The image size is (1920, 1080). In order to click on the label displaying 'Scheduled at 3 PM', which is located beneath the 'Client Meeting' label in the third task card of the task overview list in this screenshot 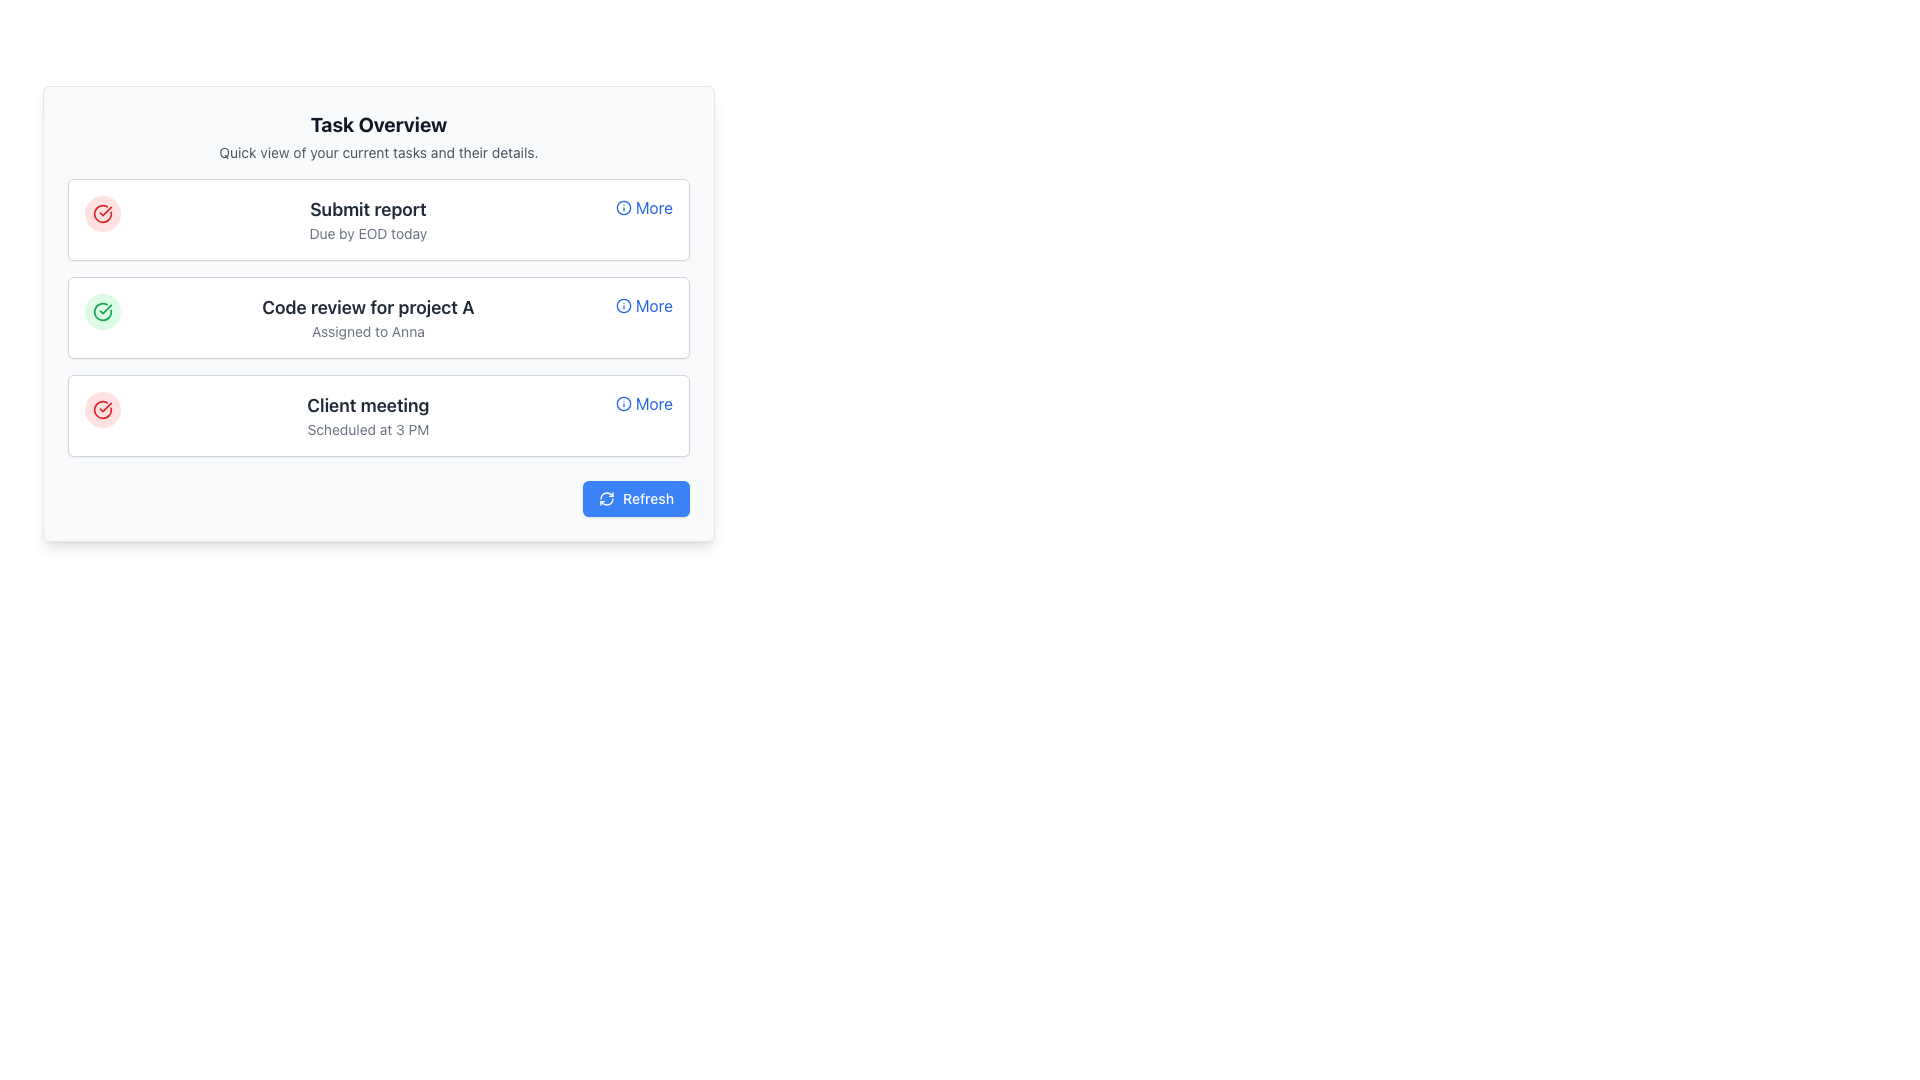, I will do `click(368, 428)`.